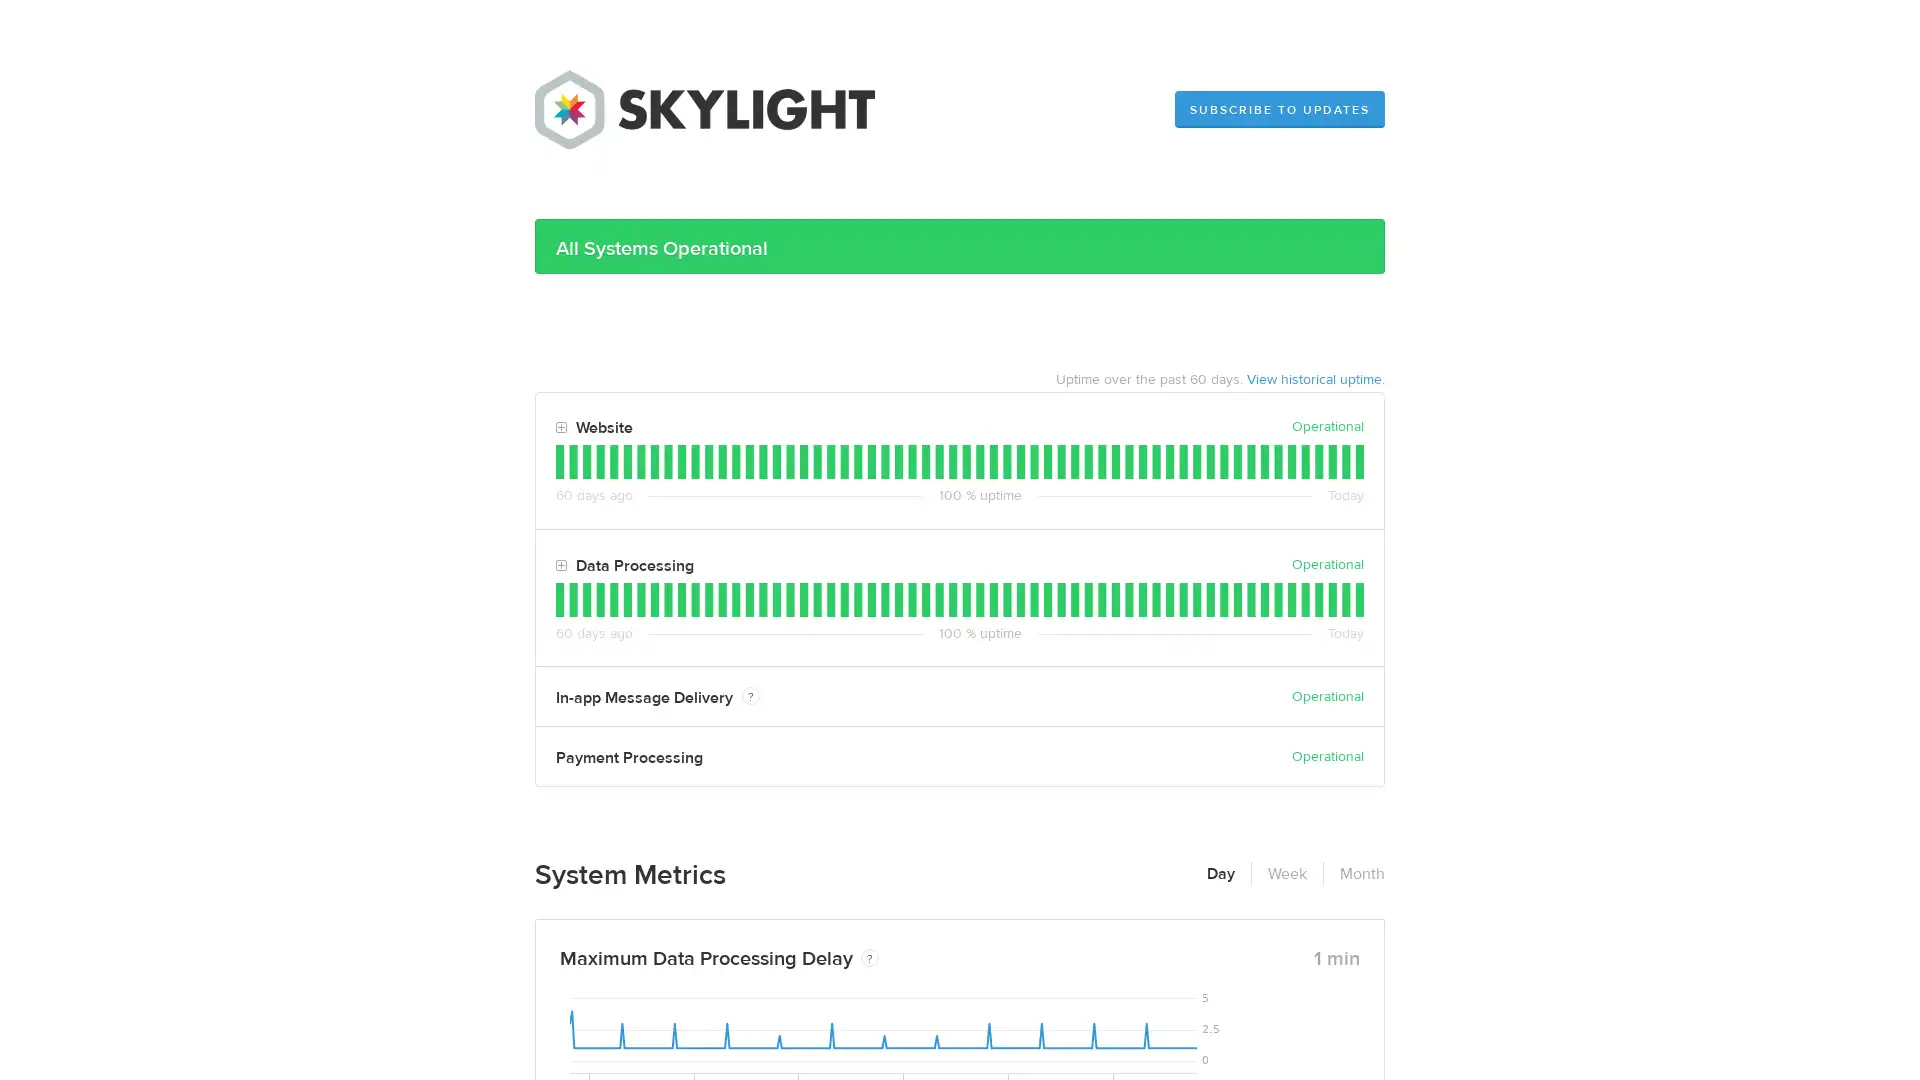 This screenshot has height=1080, width=1920. I want to click on Toggle Data Processing, so click(560, 566).